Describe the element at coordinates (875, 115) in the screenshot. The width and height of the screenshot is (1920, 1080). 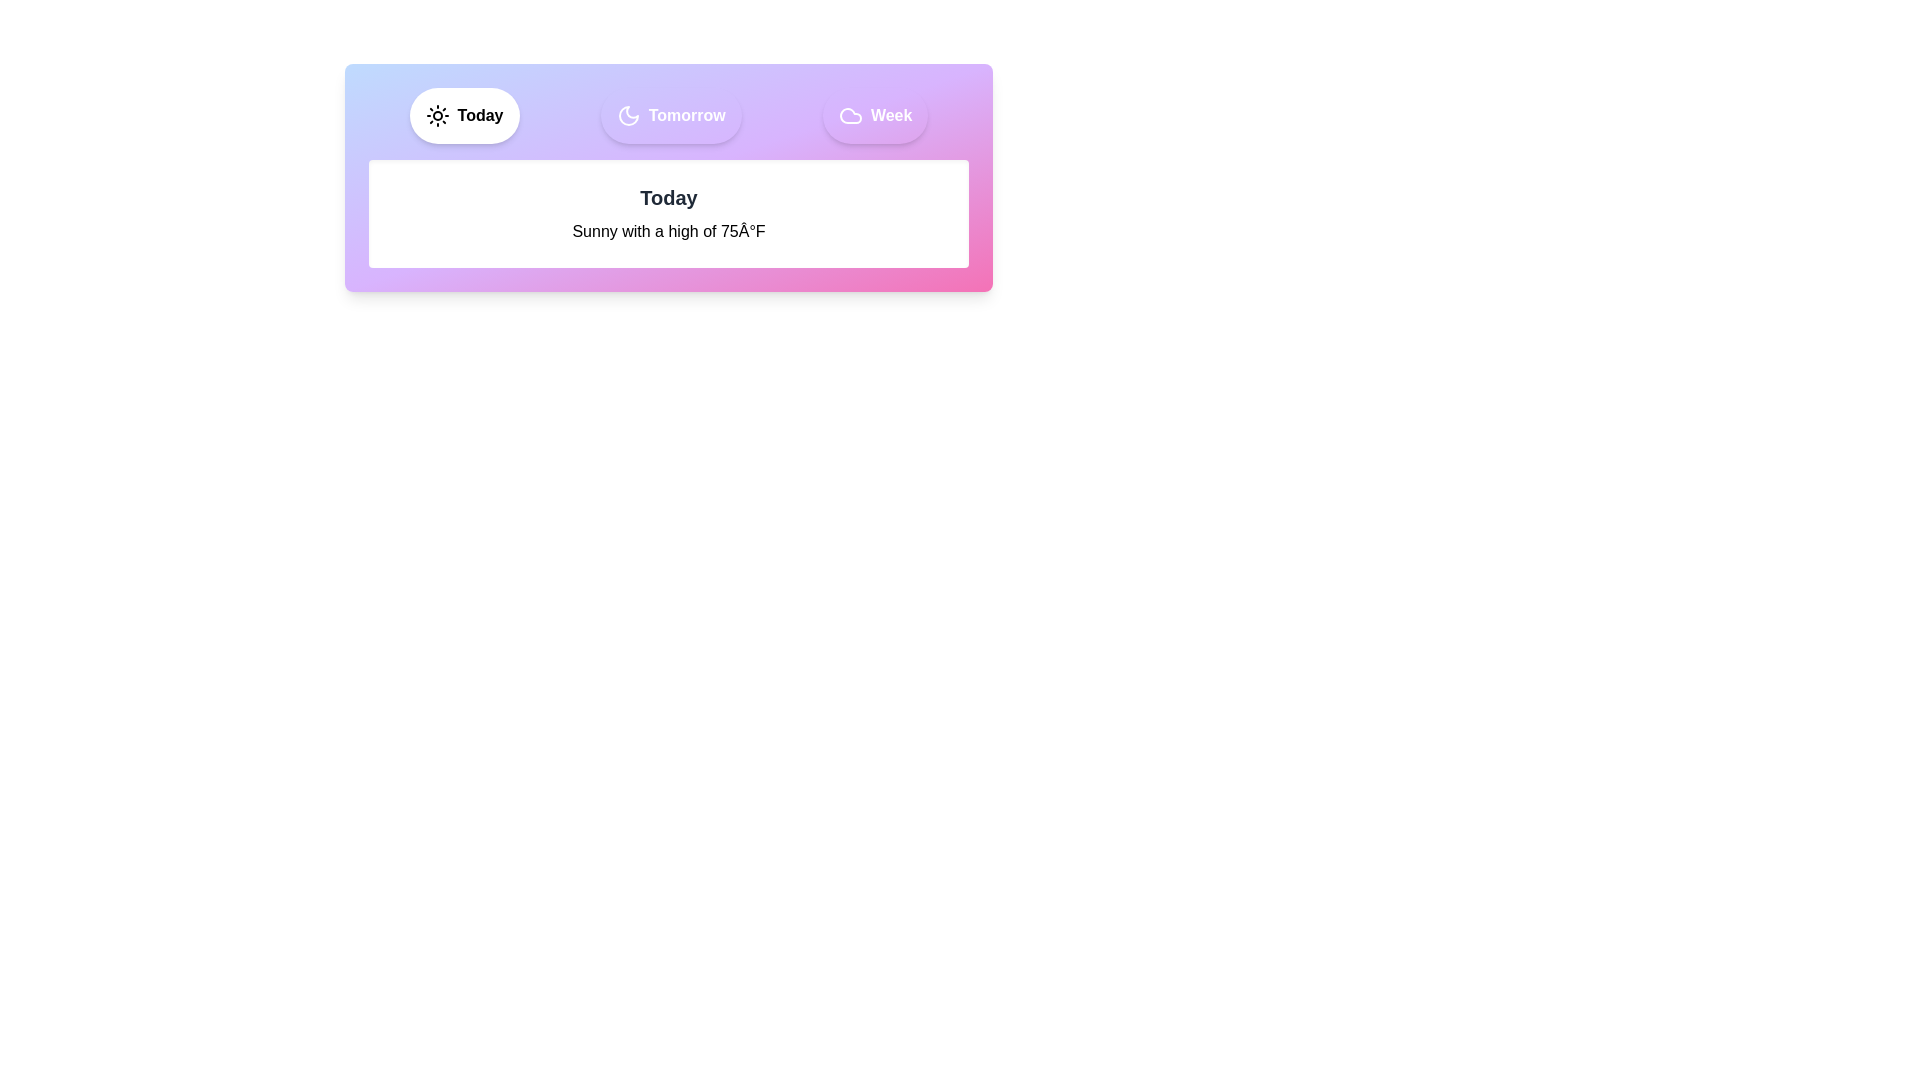
I see `the Week tab` at that location.